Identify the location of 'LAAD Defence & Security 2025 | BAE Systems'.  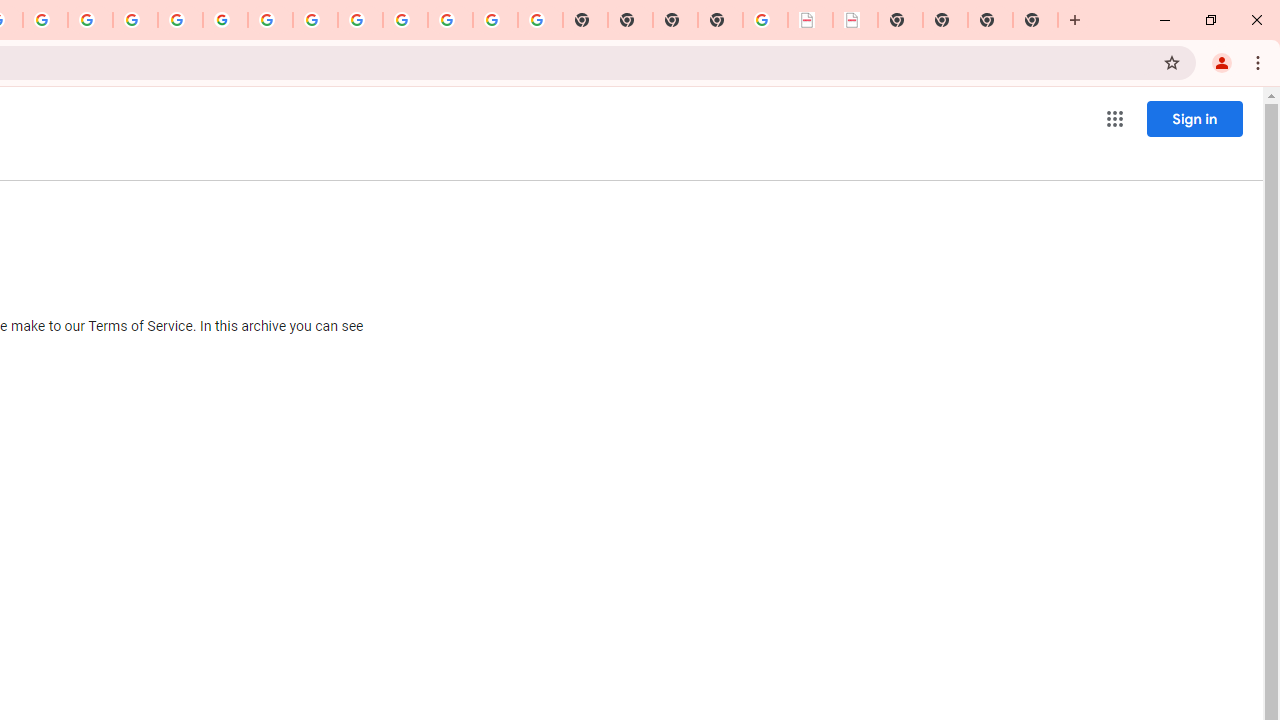
(810, 20).